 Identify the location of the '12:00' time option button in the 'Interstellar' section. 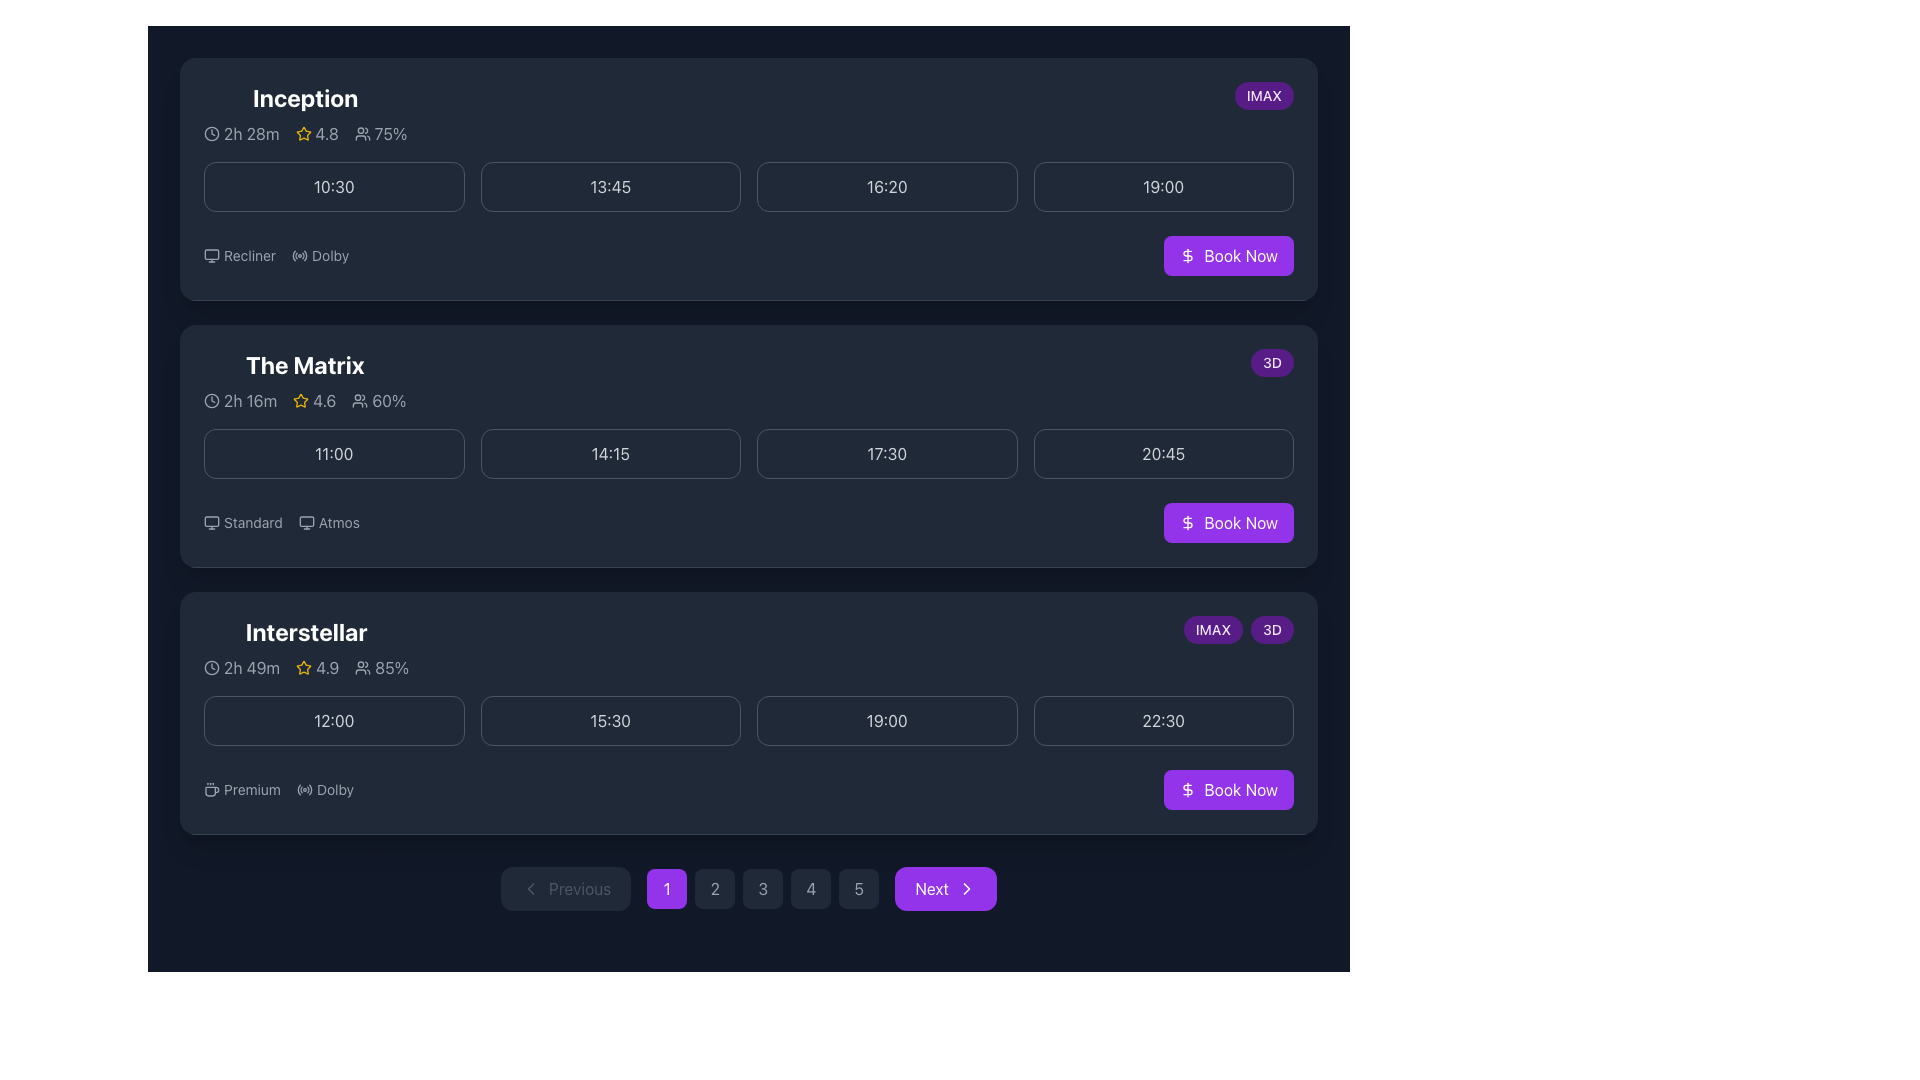
(334, 721).